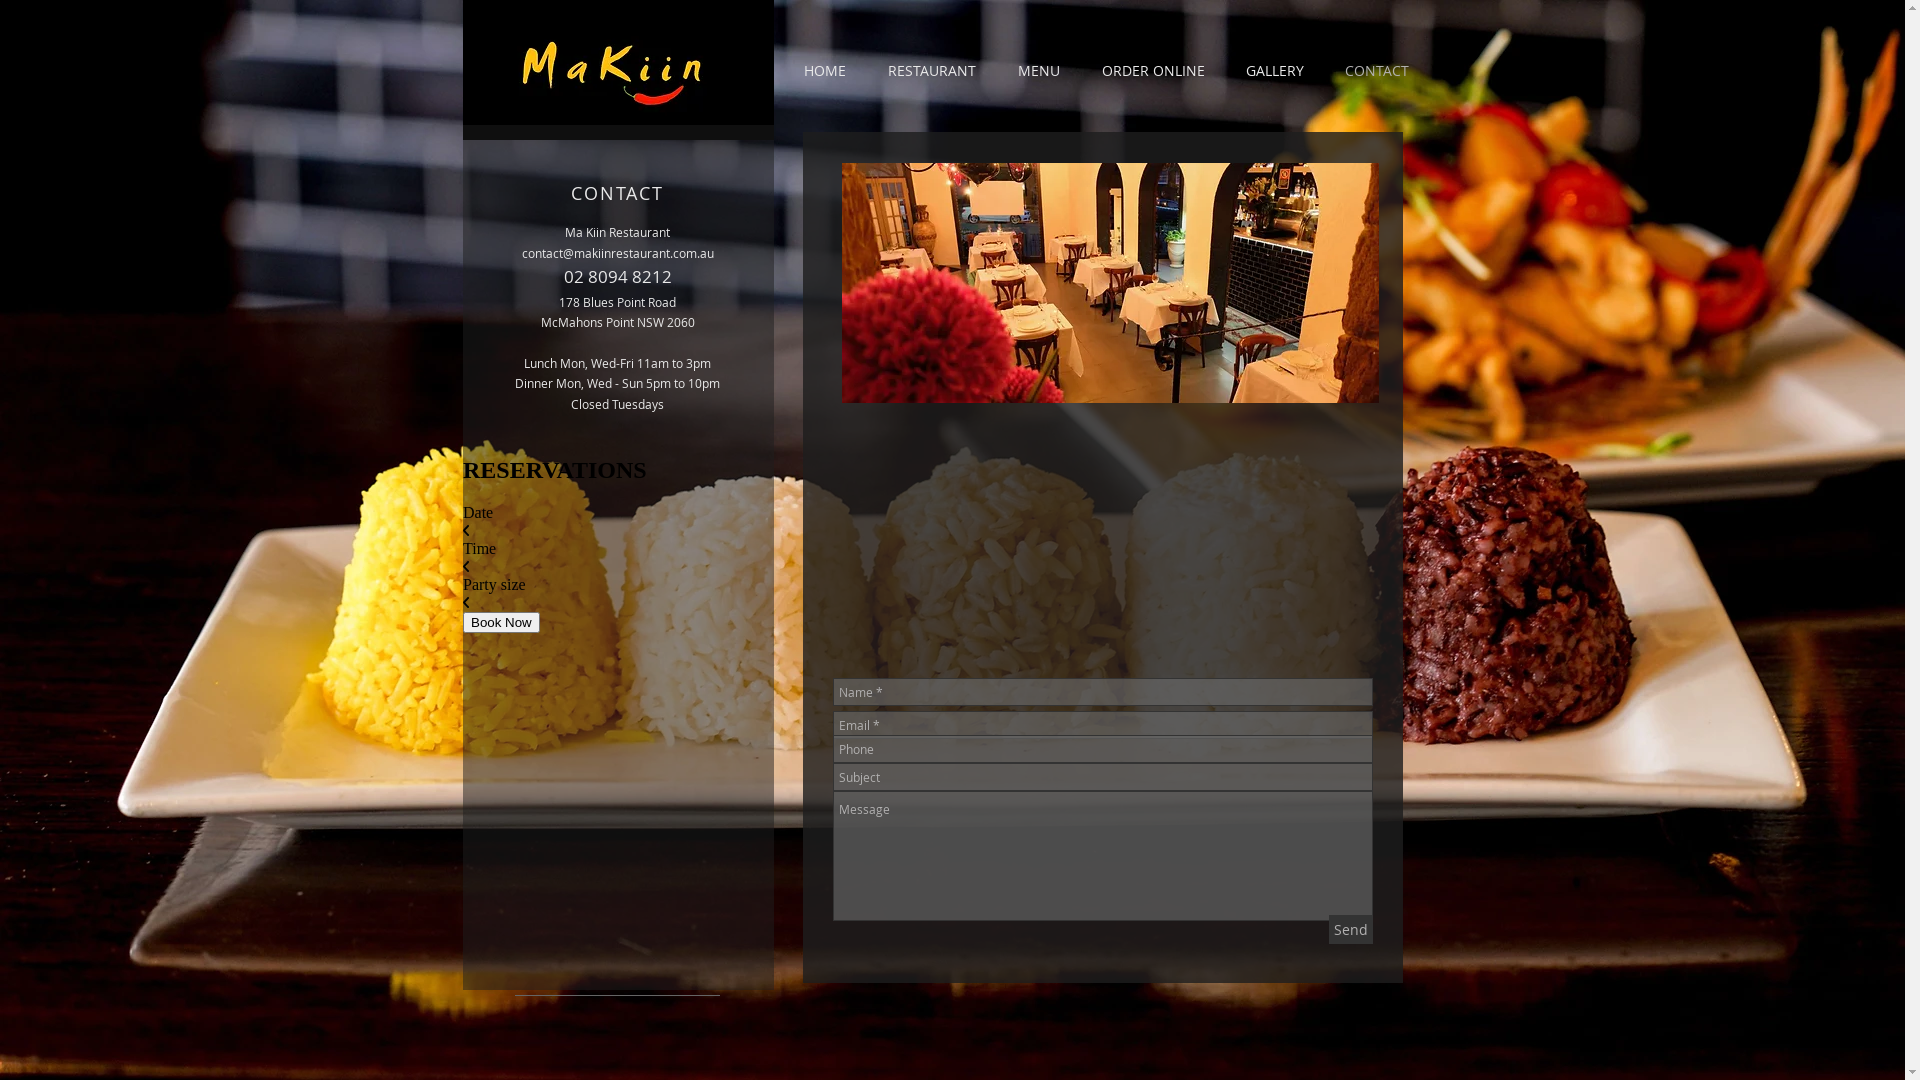  I want to click on 'RESTAURANT', so click(930, 69).